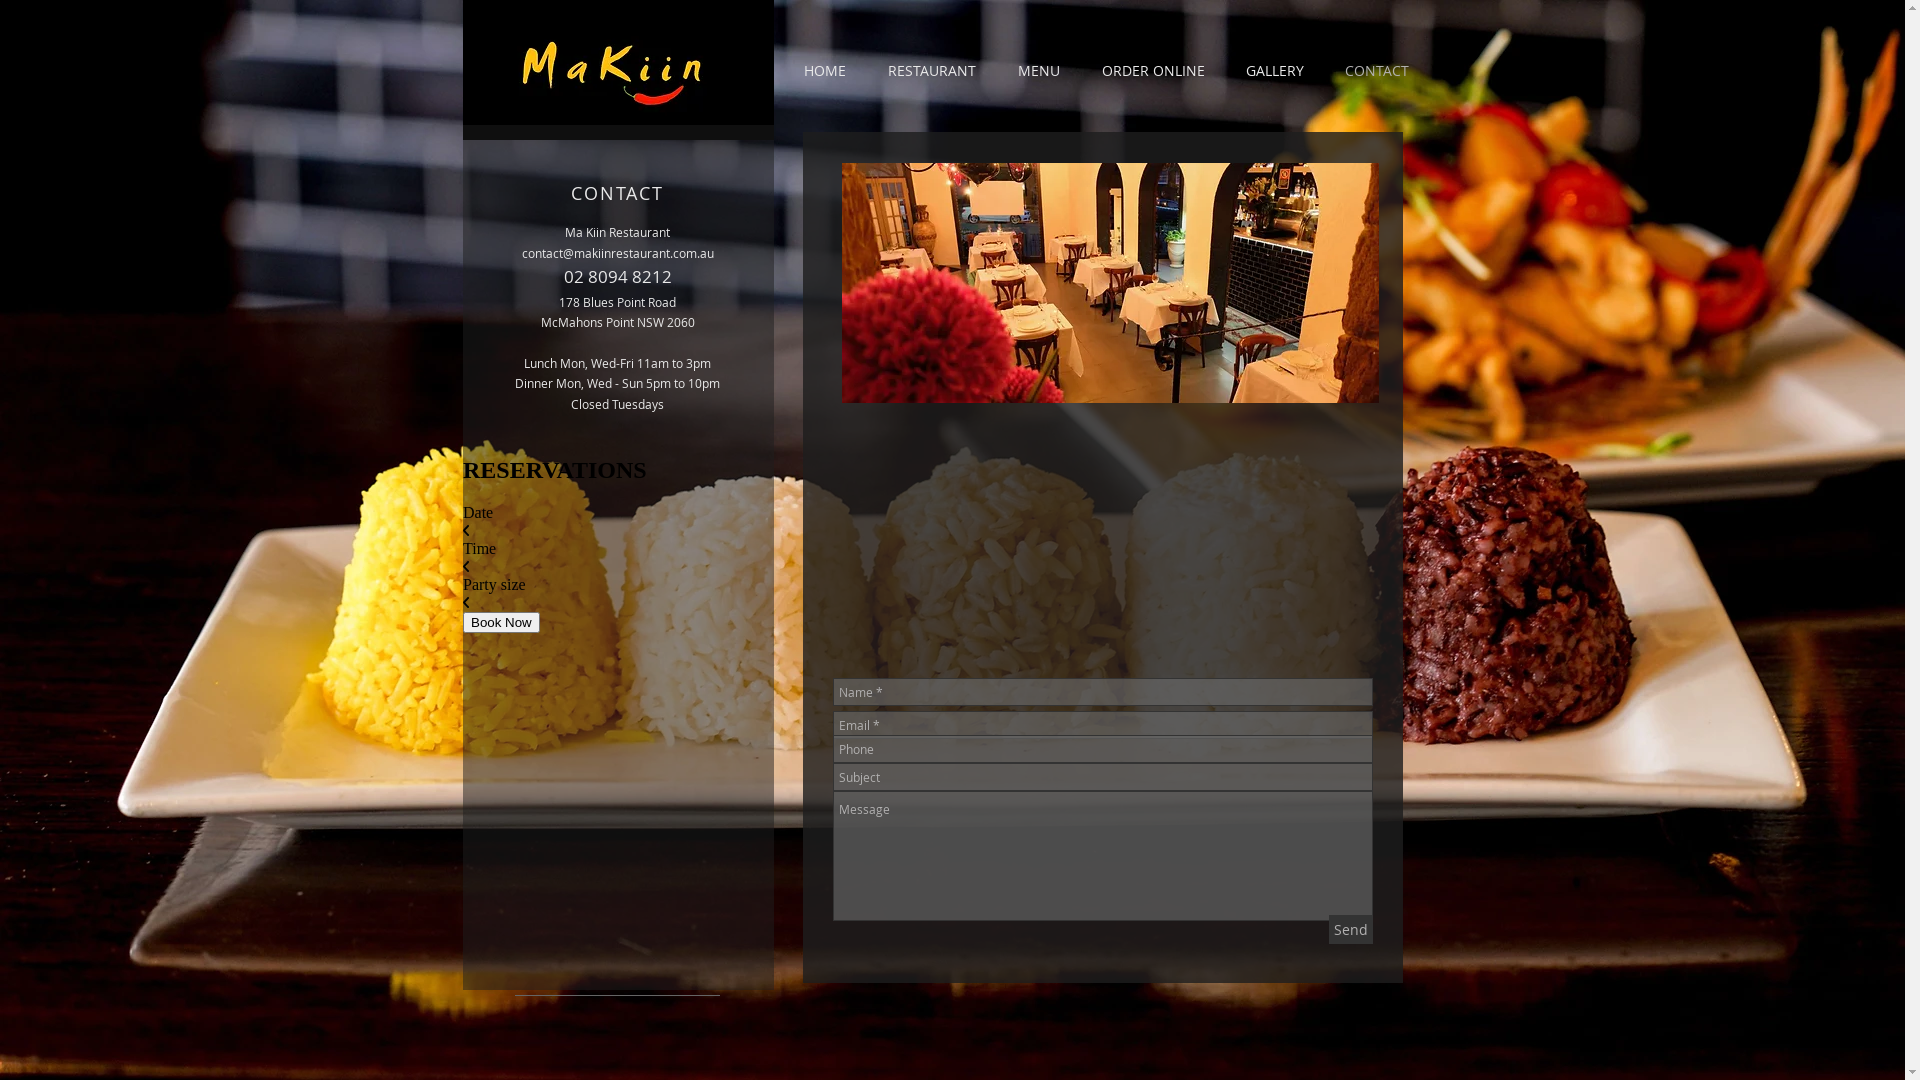  I want to click on 'RESTAURANT', so click(930, 69).